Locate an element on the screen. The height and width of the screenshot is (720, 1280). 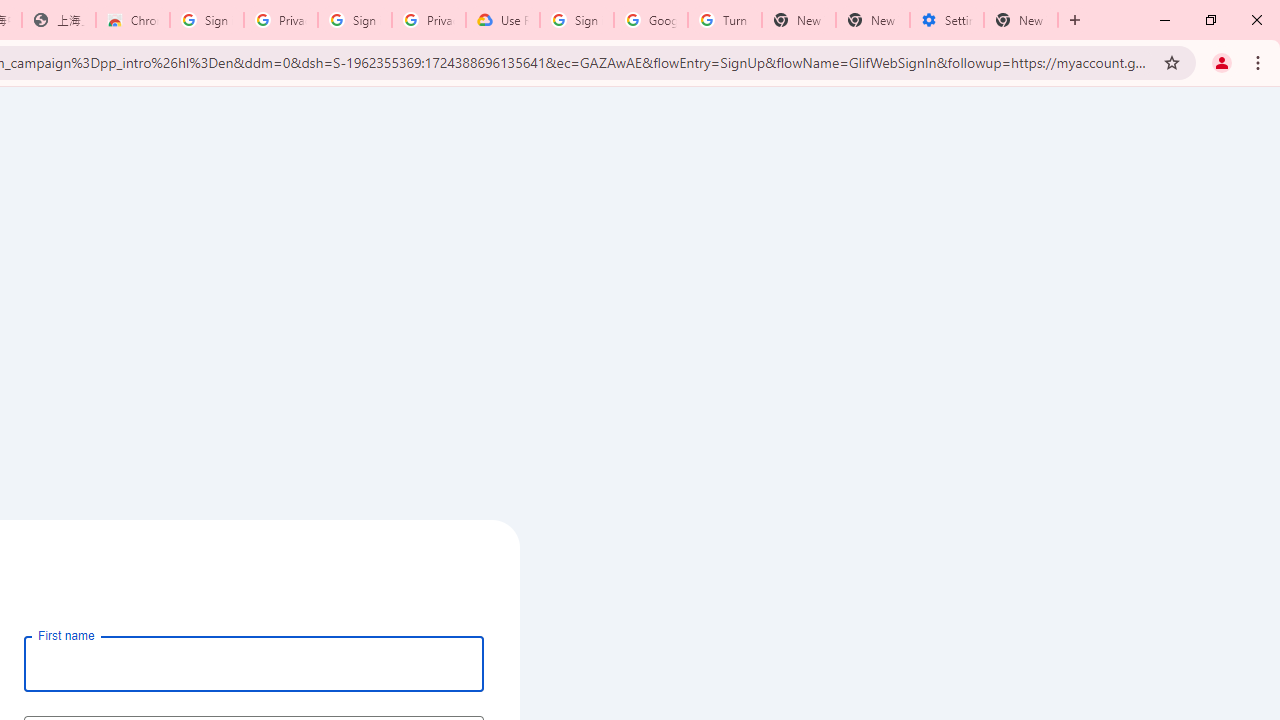
'First name' is located at coordinates (253, 663).